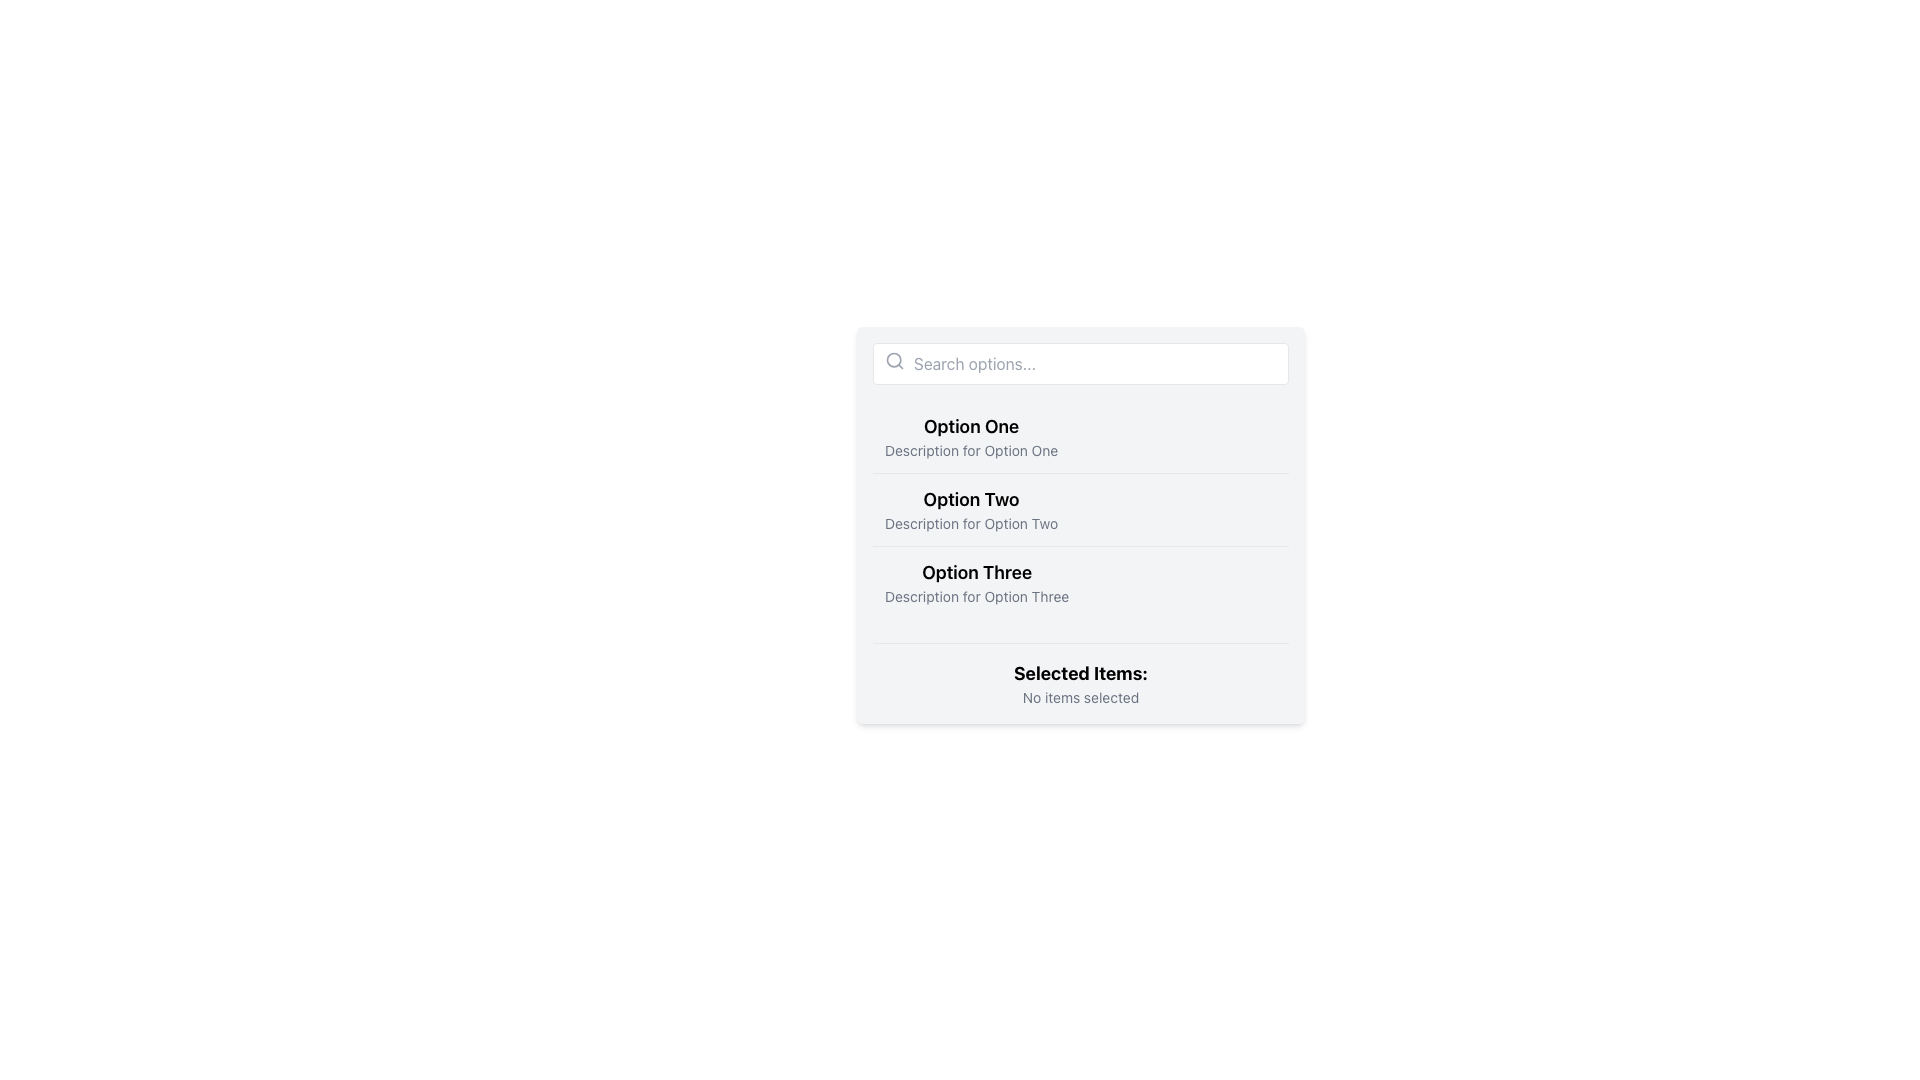  Describe the element at coordinates (971, 435) in the screenshot. I see `the first selectable item in the list, labeled 'Option One'` at that location.